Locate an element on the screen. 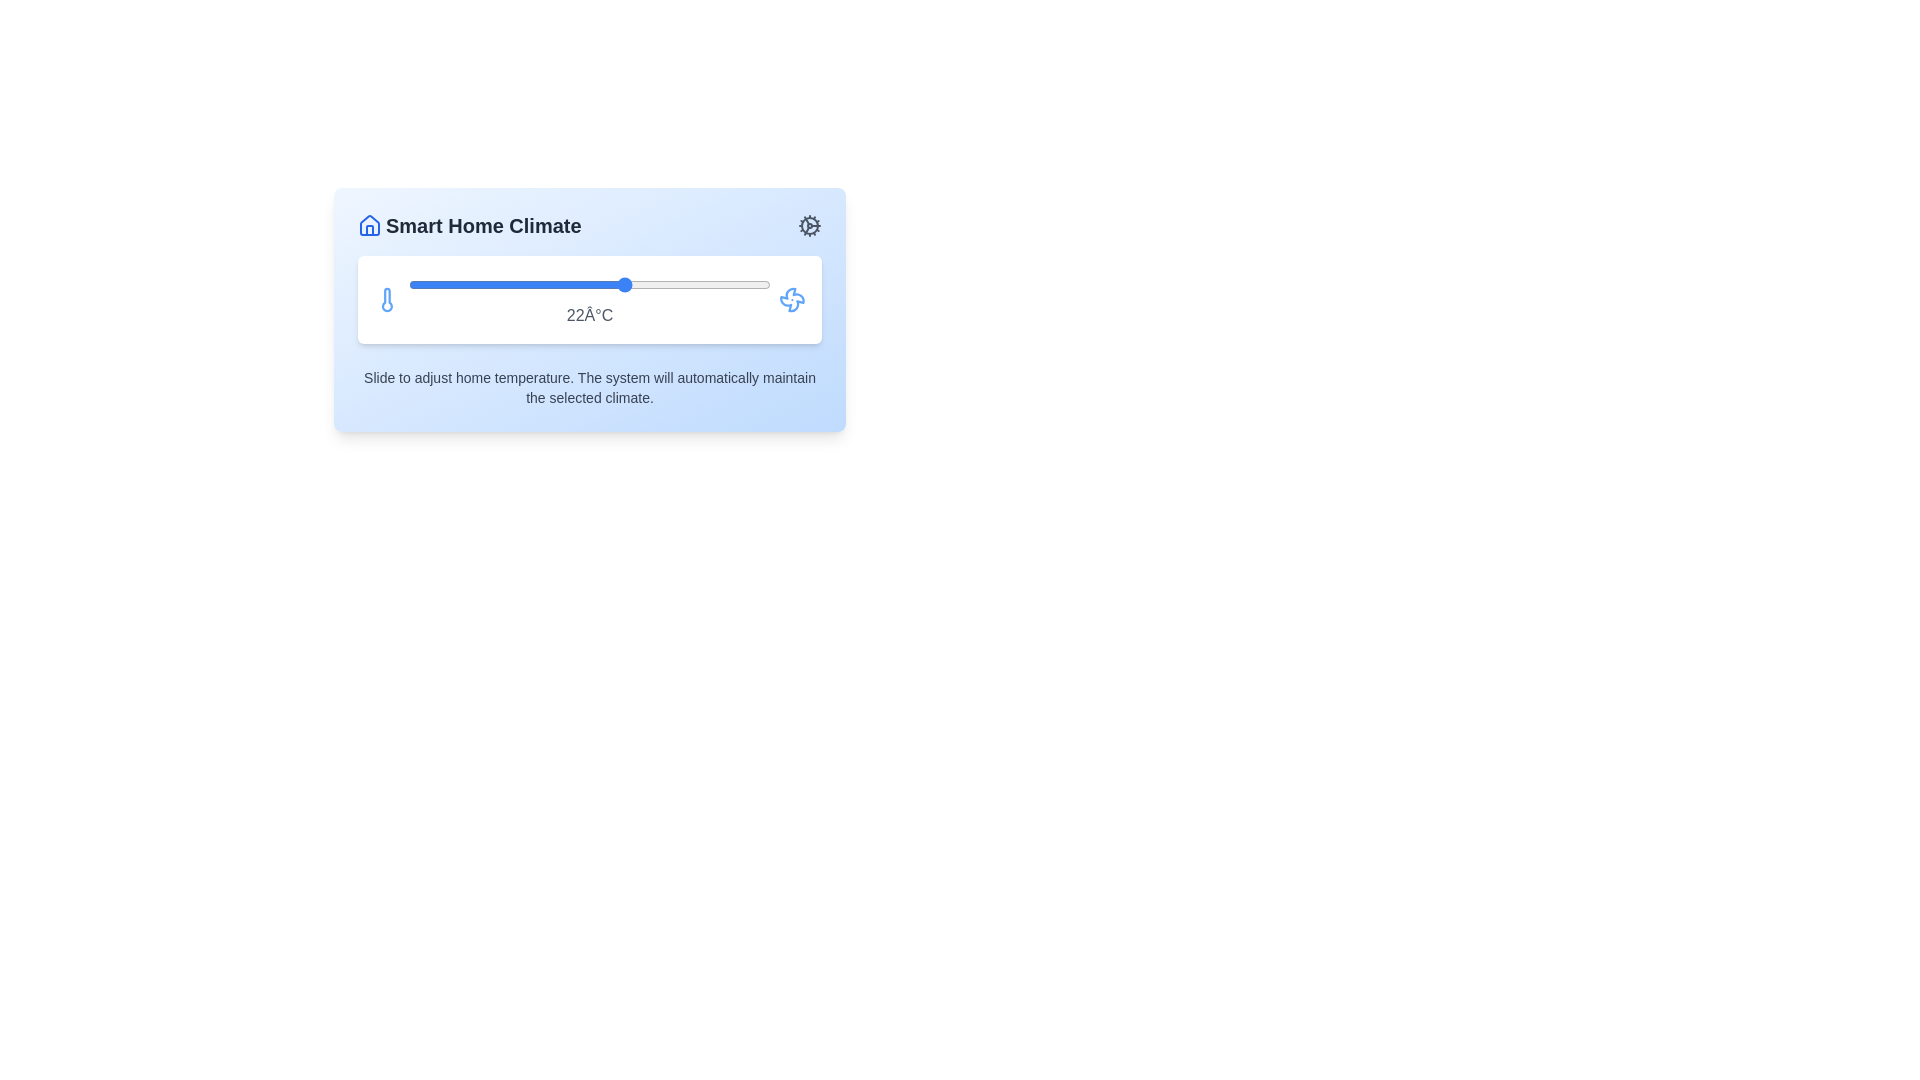 Image resolution: width=1920 pixels, height=1080 pixels. the explanatory text area to read its content is located at coordinates (589, 388).